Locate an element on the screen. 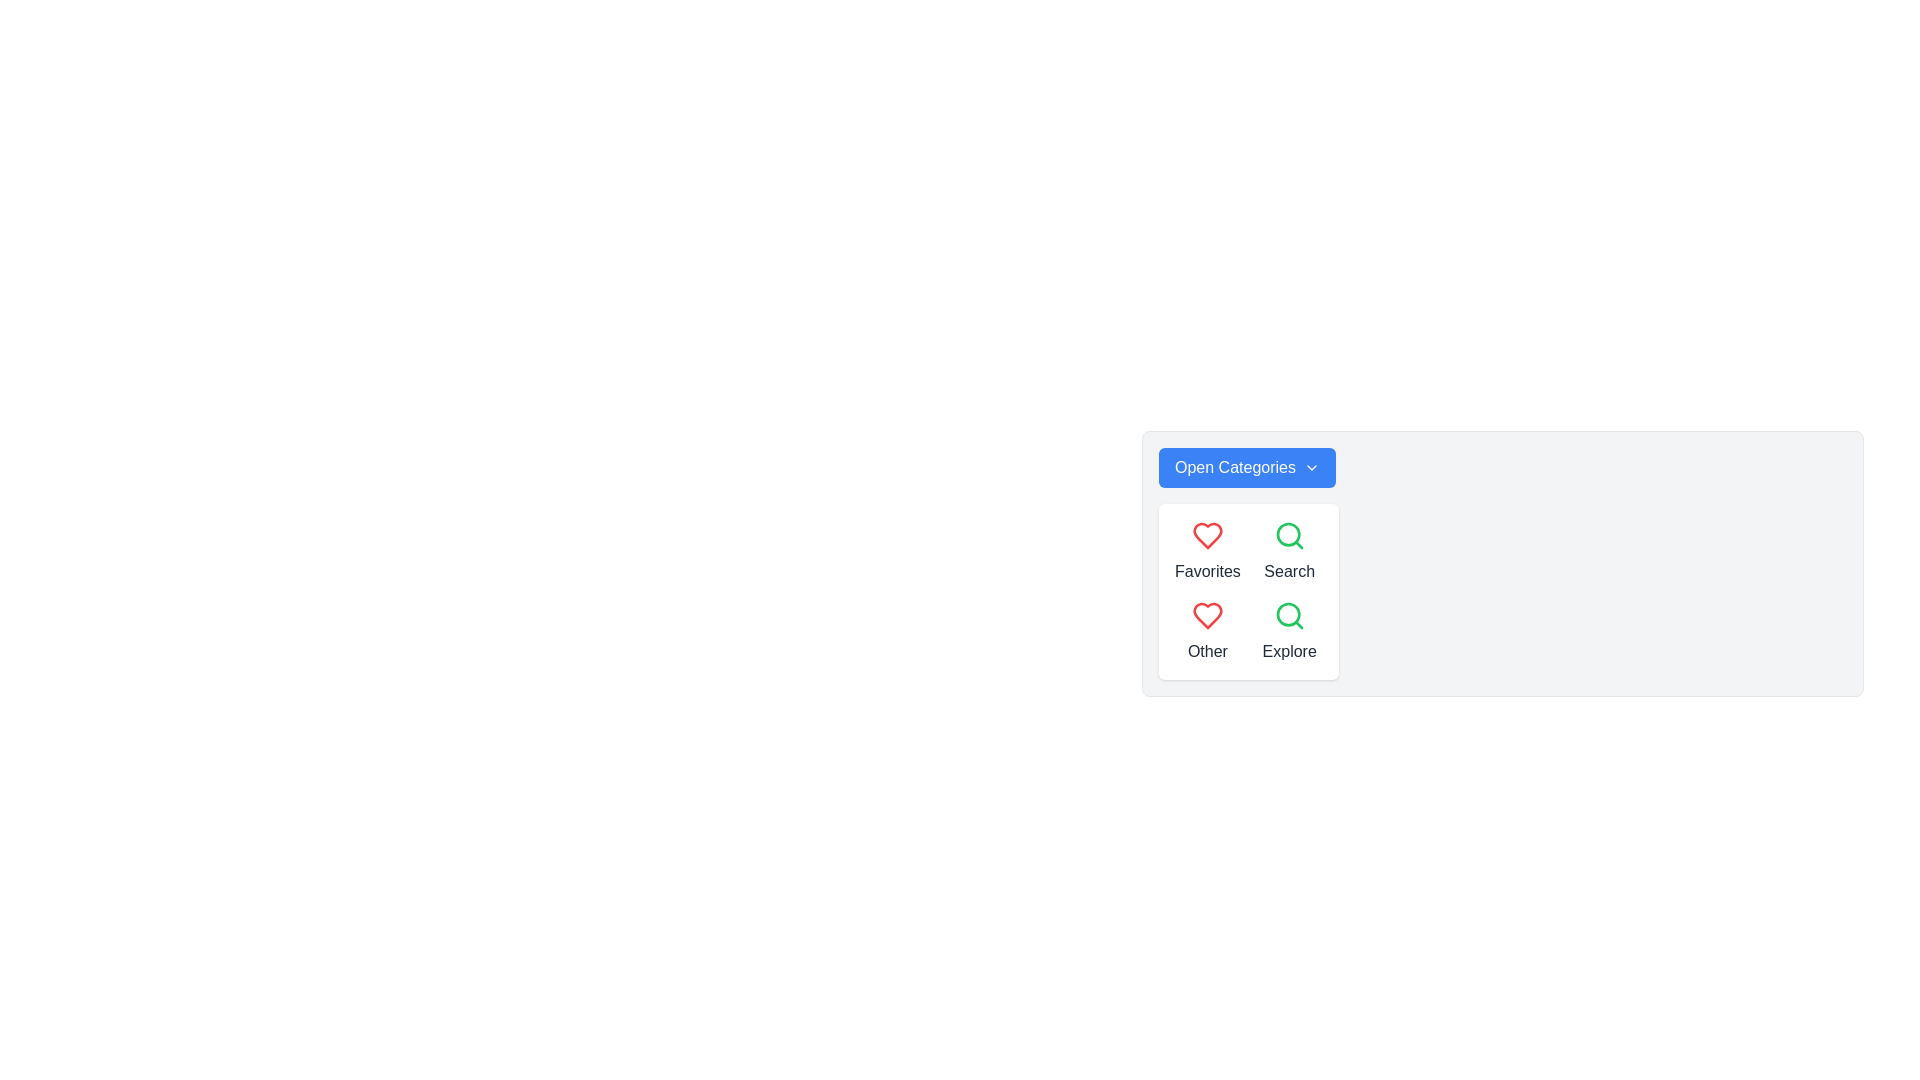 The height and width of the screenshot is (1080, 1920). the 'Open Categories' dropdown button, which has a blue background and white text is located at coordinates (1246, 467).